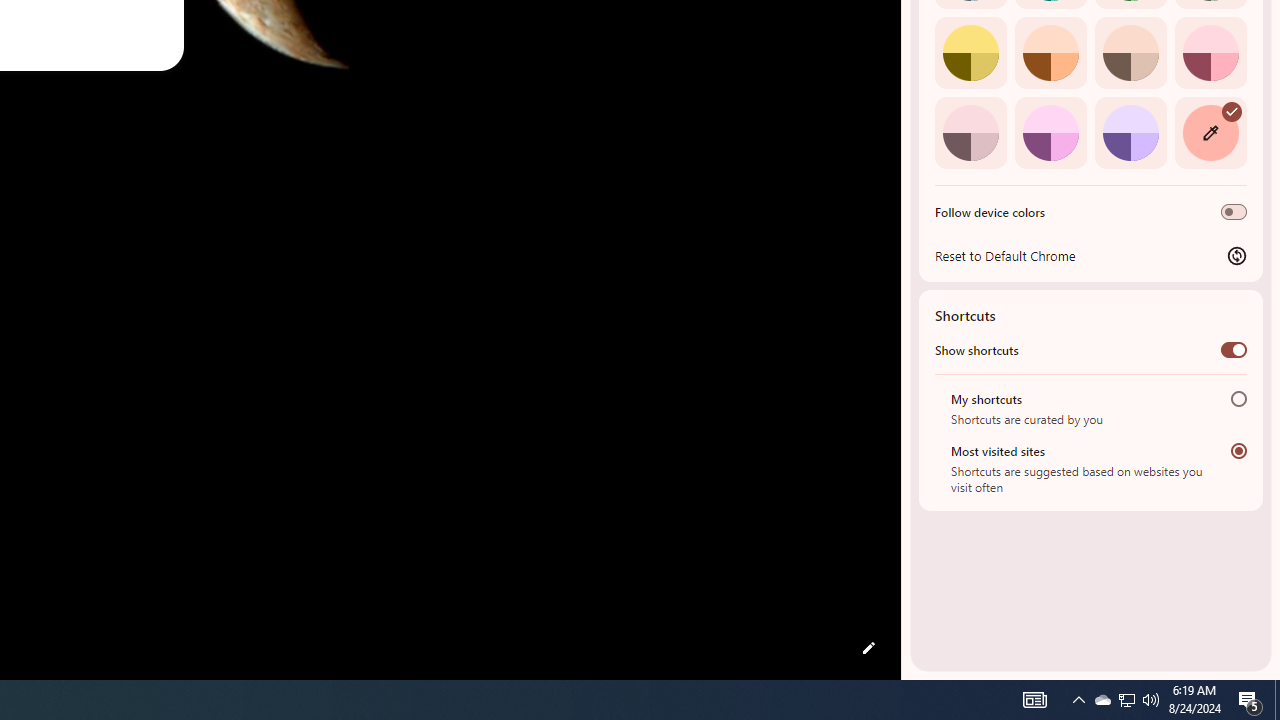  What do you see at coordinates (1209, 51) in the screenshot?
I see `'Rose'` at bounding box center [1209, 51].